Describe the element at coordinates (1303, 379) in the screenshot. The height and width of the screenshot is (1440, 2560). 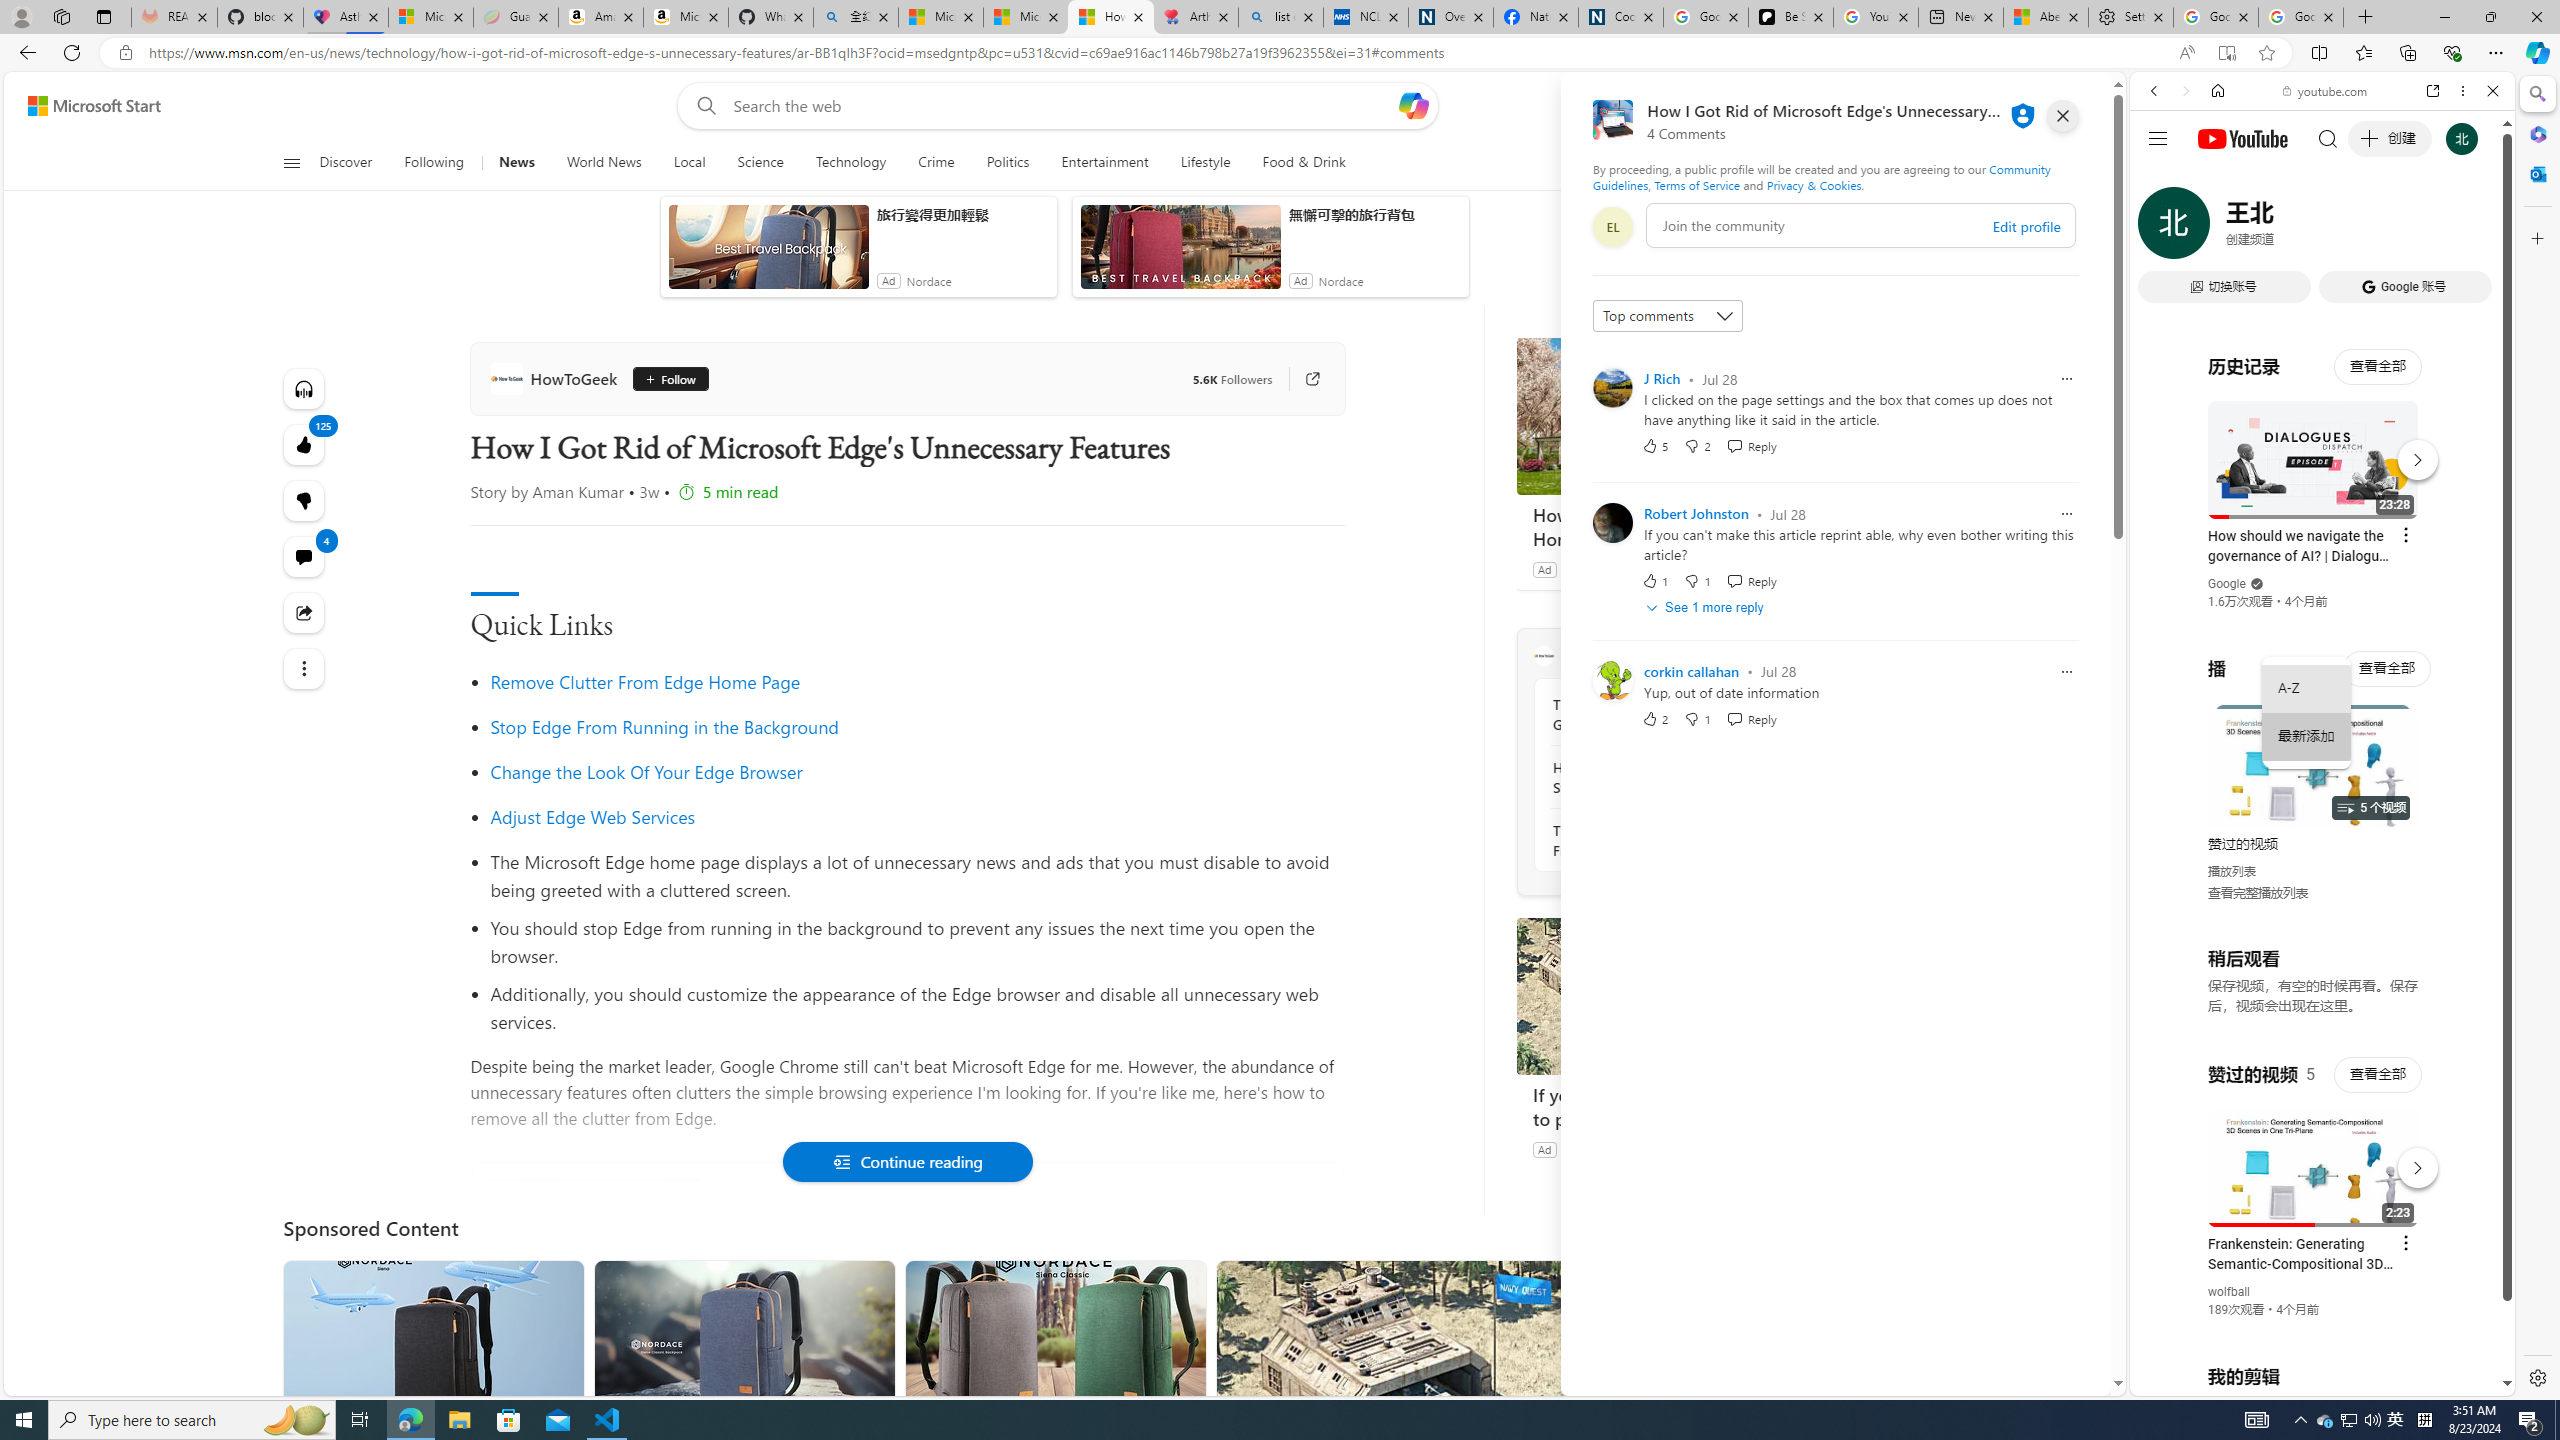
I see `'Go to publisher'` at that location.